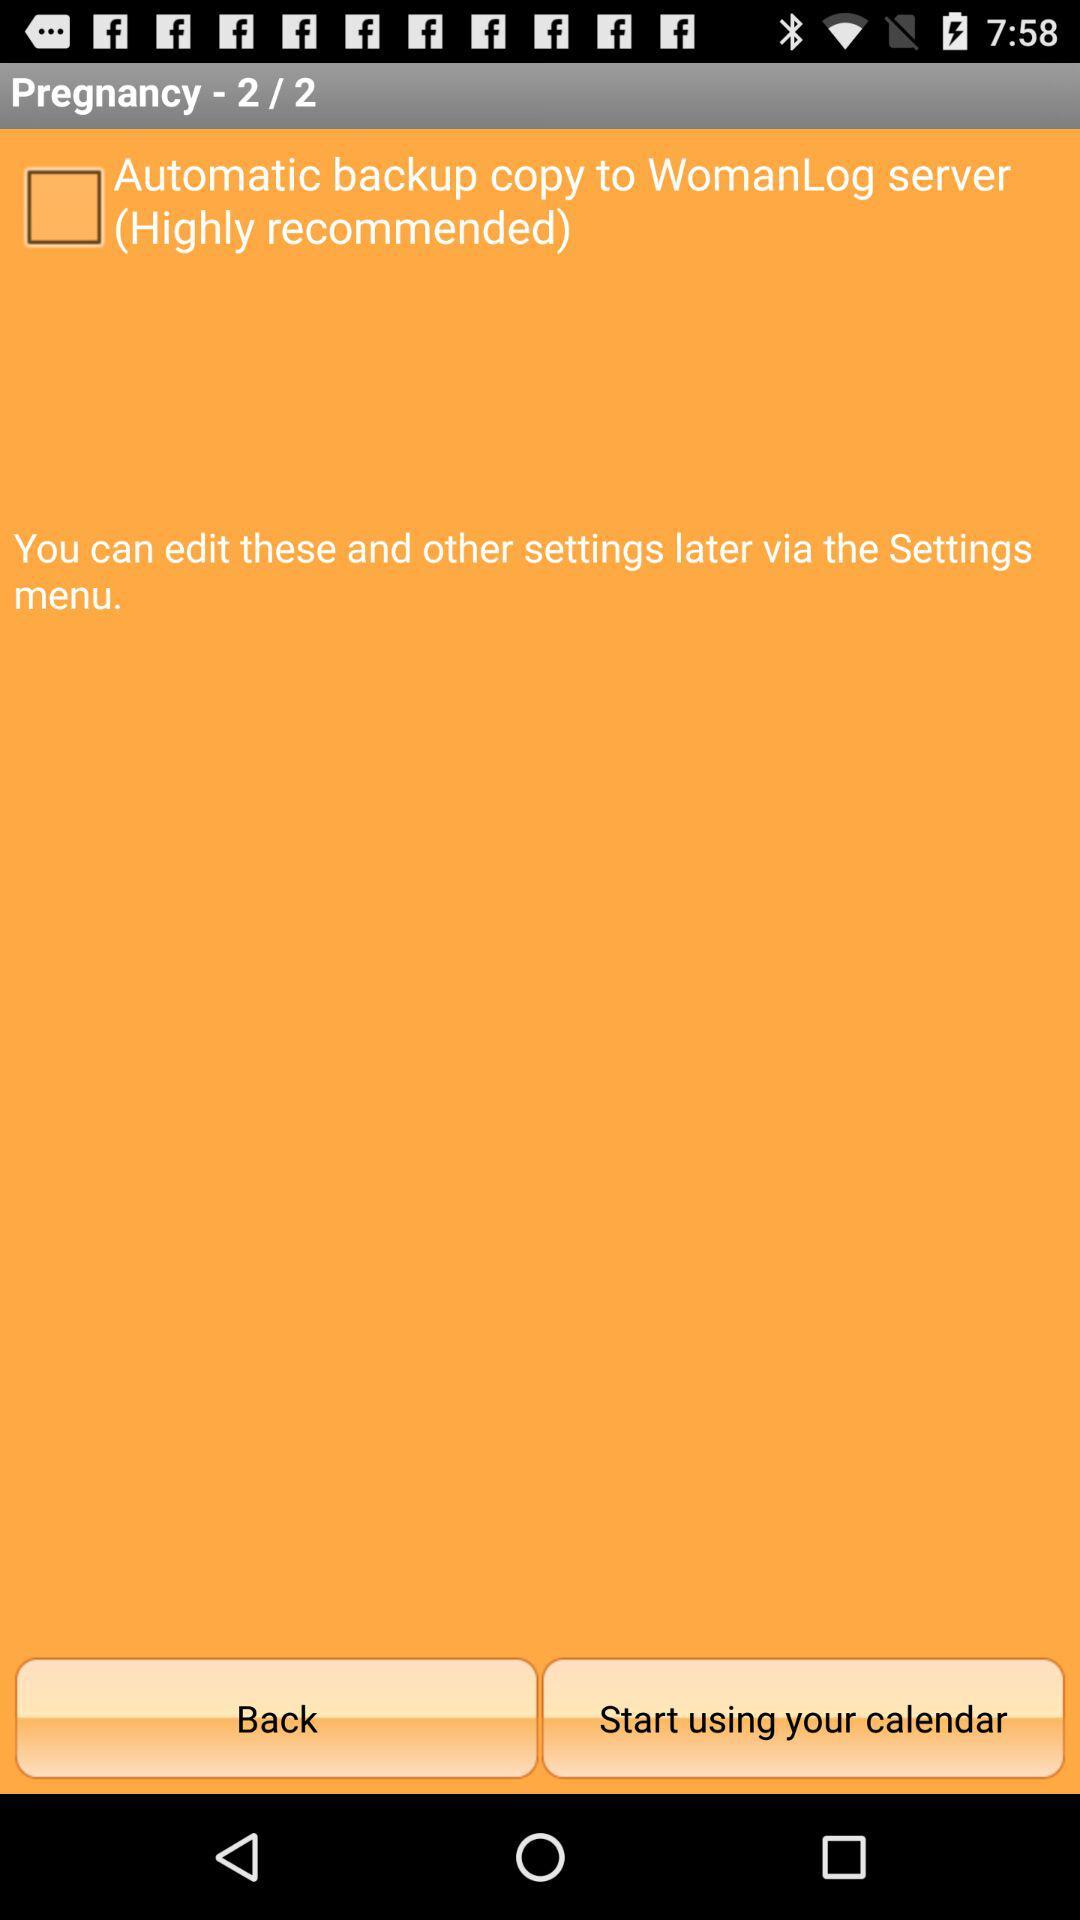  Describe the element at coordinates (802, 1717) in the screenshot. I see `icon next to the back item` at that location.